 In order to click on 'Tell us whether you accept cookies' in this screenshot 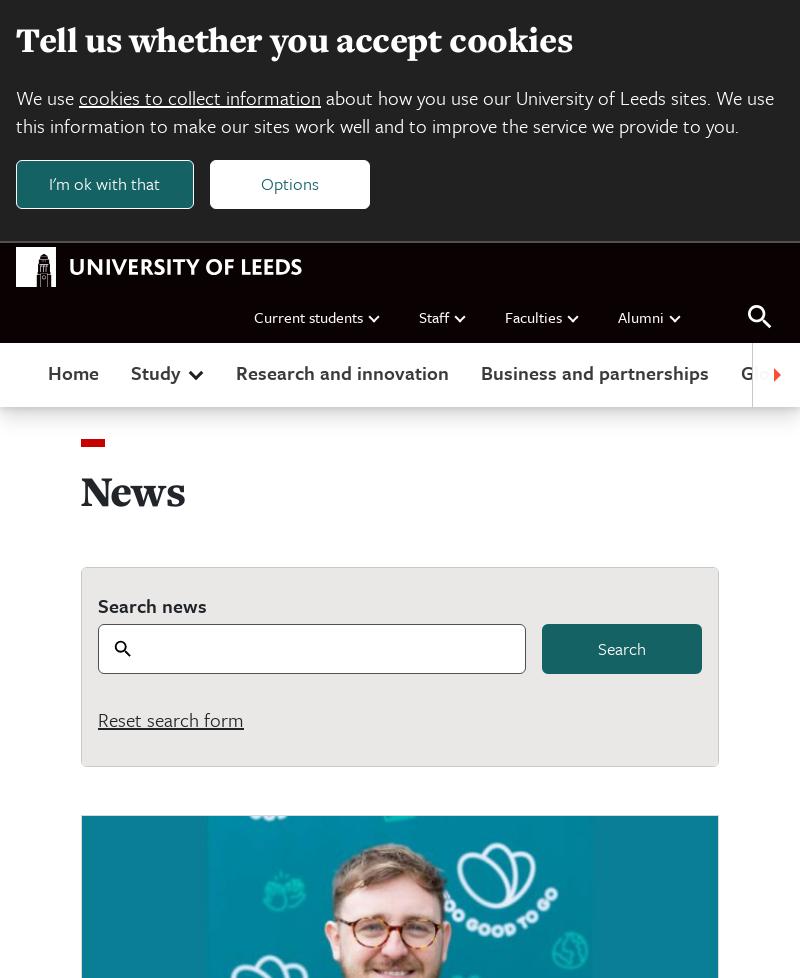, I will do `click(16, 39)`.